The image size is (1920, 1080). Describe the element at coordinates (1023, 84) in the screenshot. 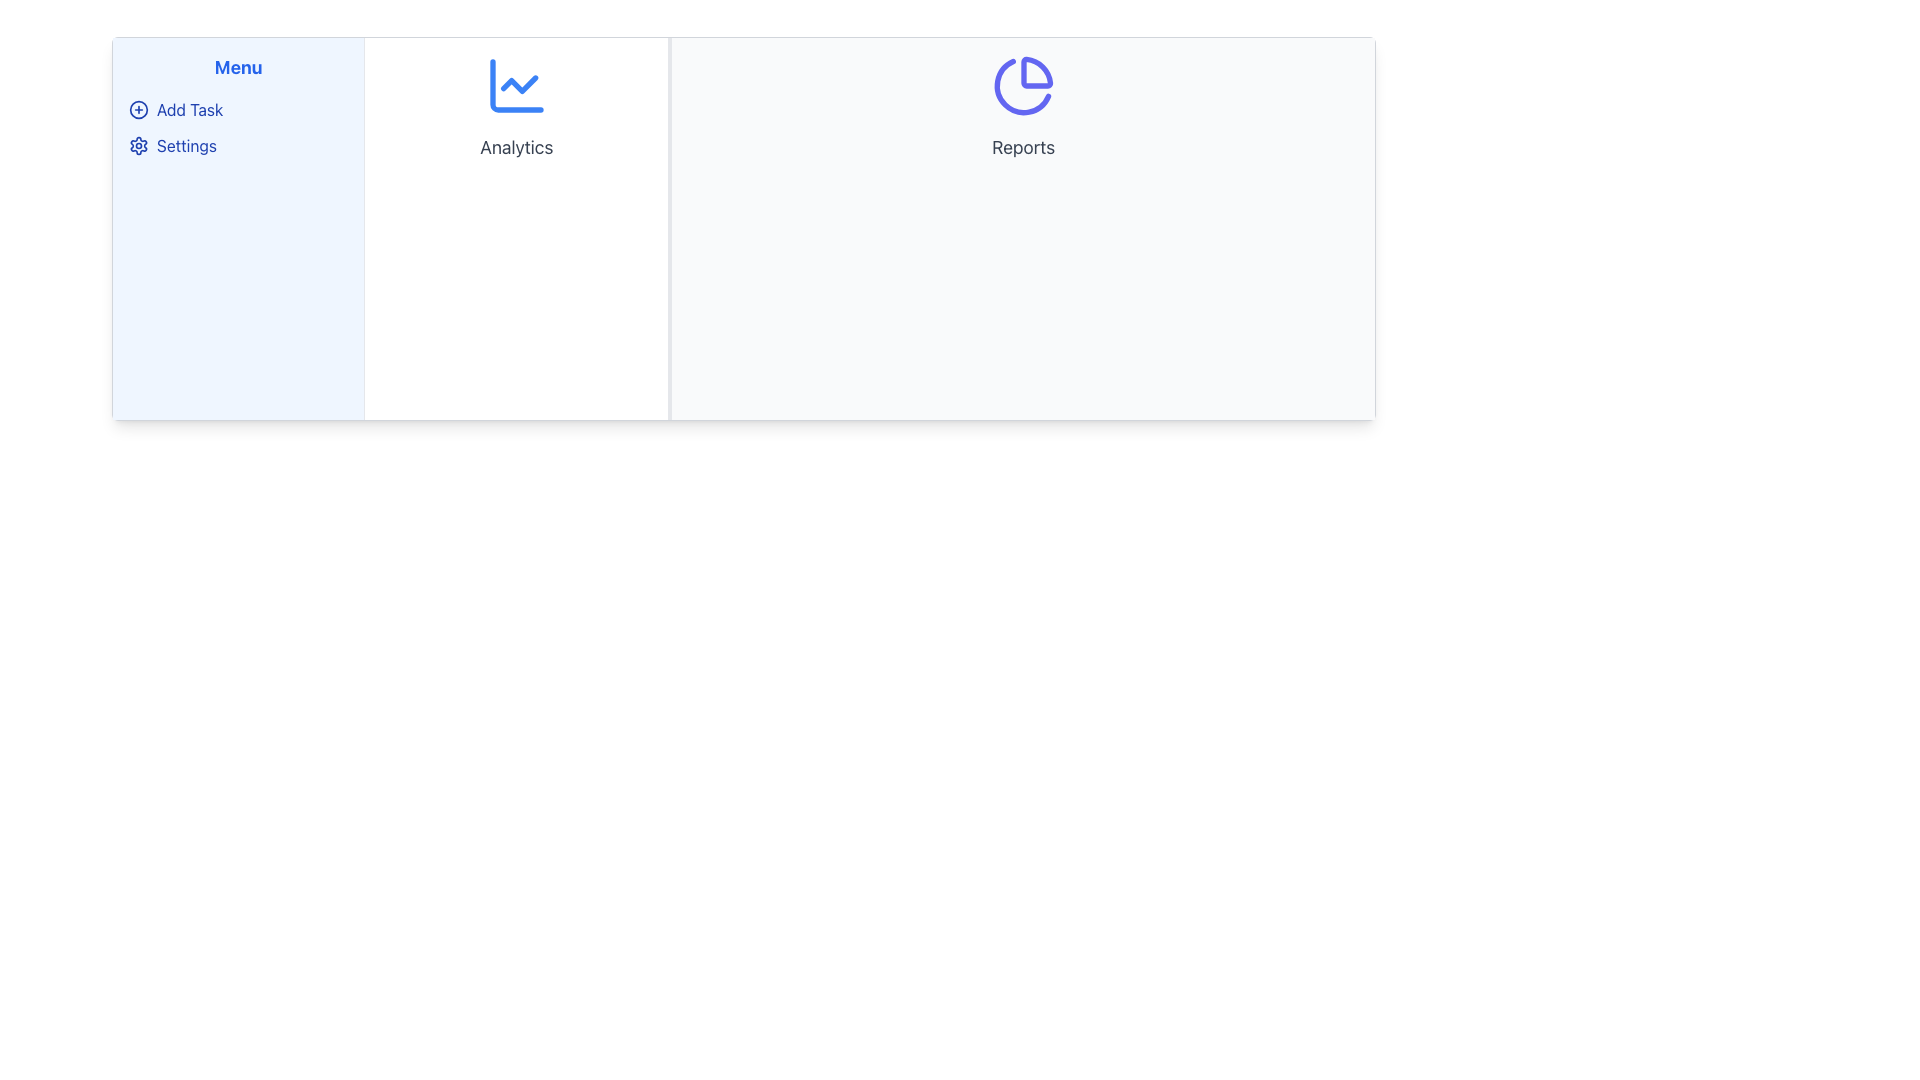

I see `the 'Reports' icon located in the right panel above the 'Reports' text` at that location.